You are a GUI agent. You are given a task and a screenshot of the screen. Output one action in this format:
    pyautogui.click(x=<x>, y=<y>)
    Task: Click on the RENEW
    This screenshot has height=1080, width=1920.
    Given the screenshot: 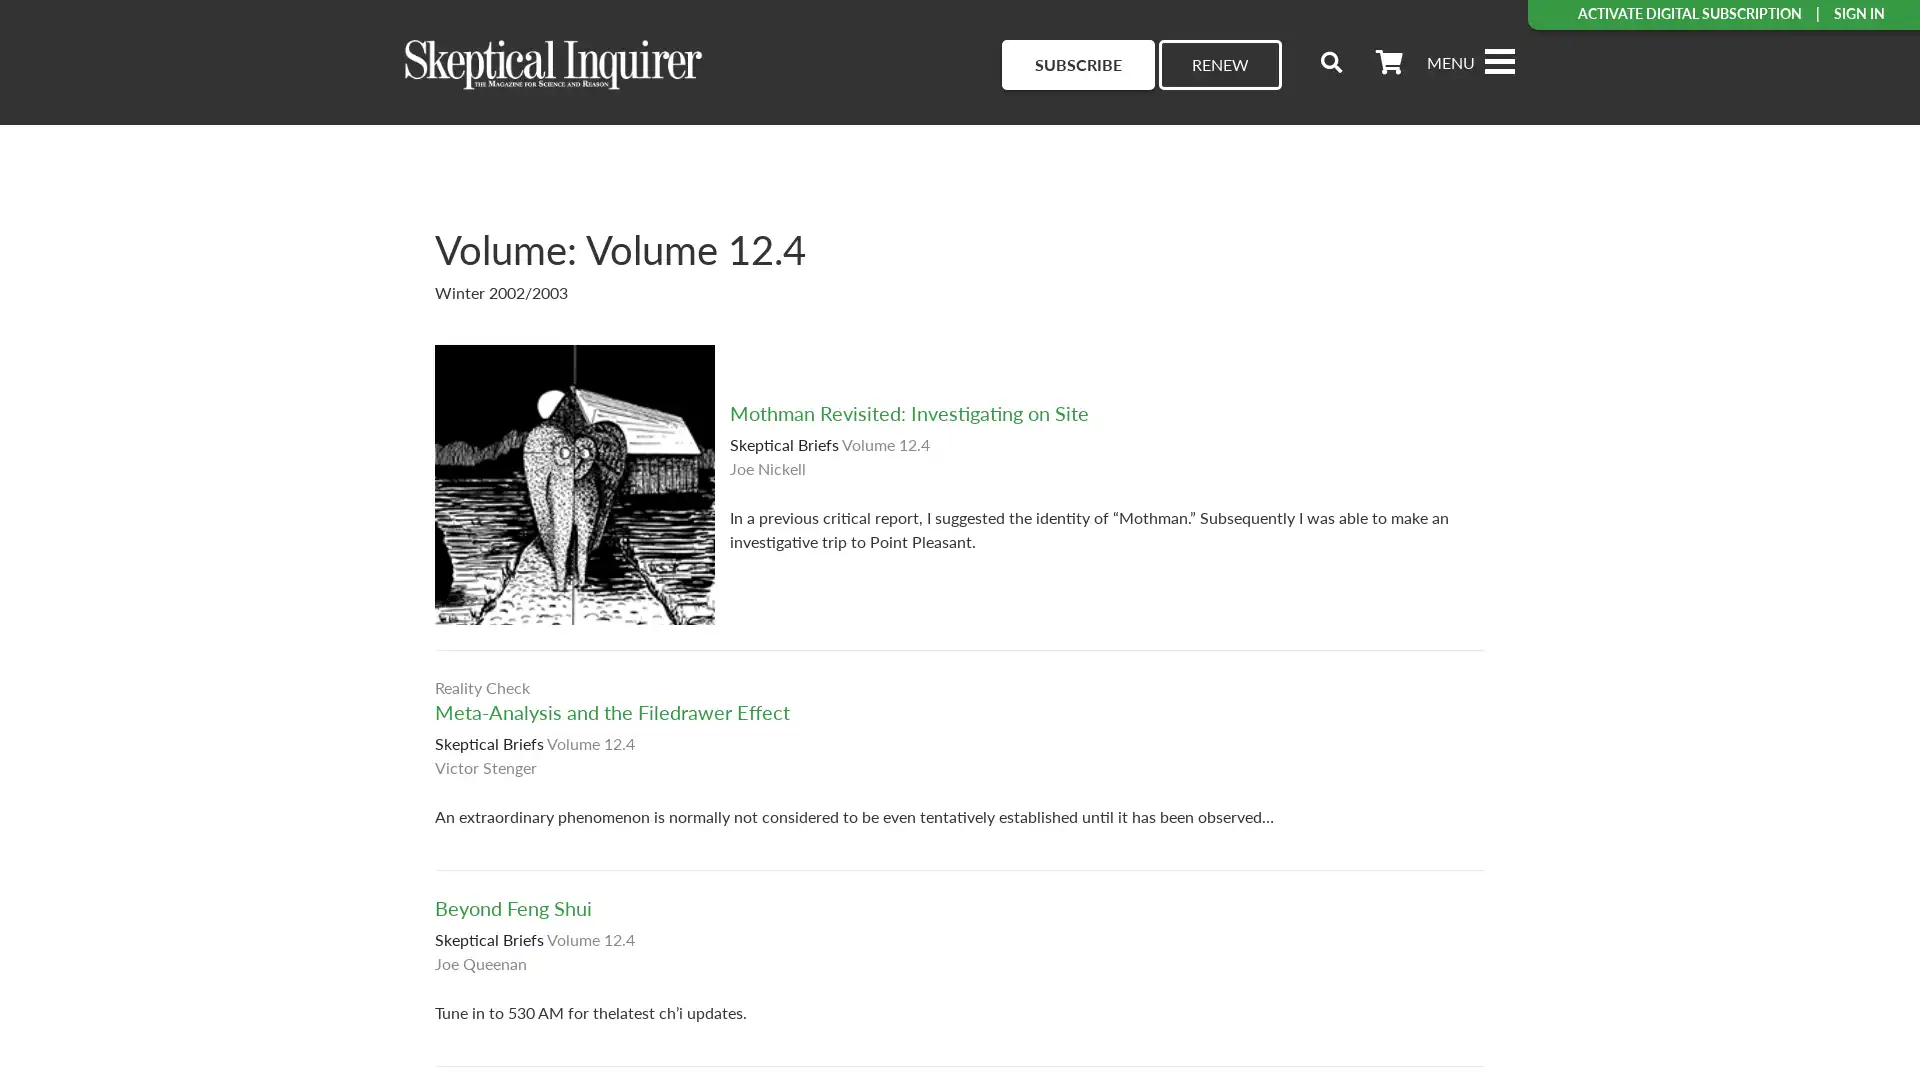 What is the action you would take?
    pyautogui.click(x=1219, y=64)
    